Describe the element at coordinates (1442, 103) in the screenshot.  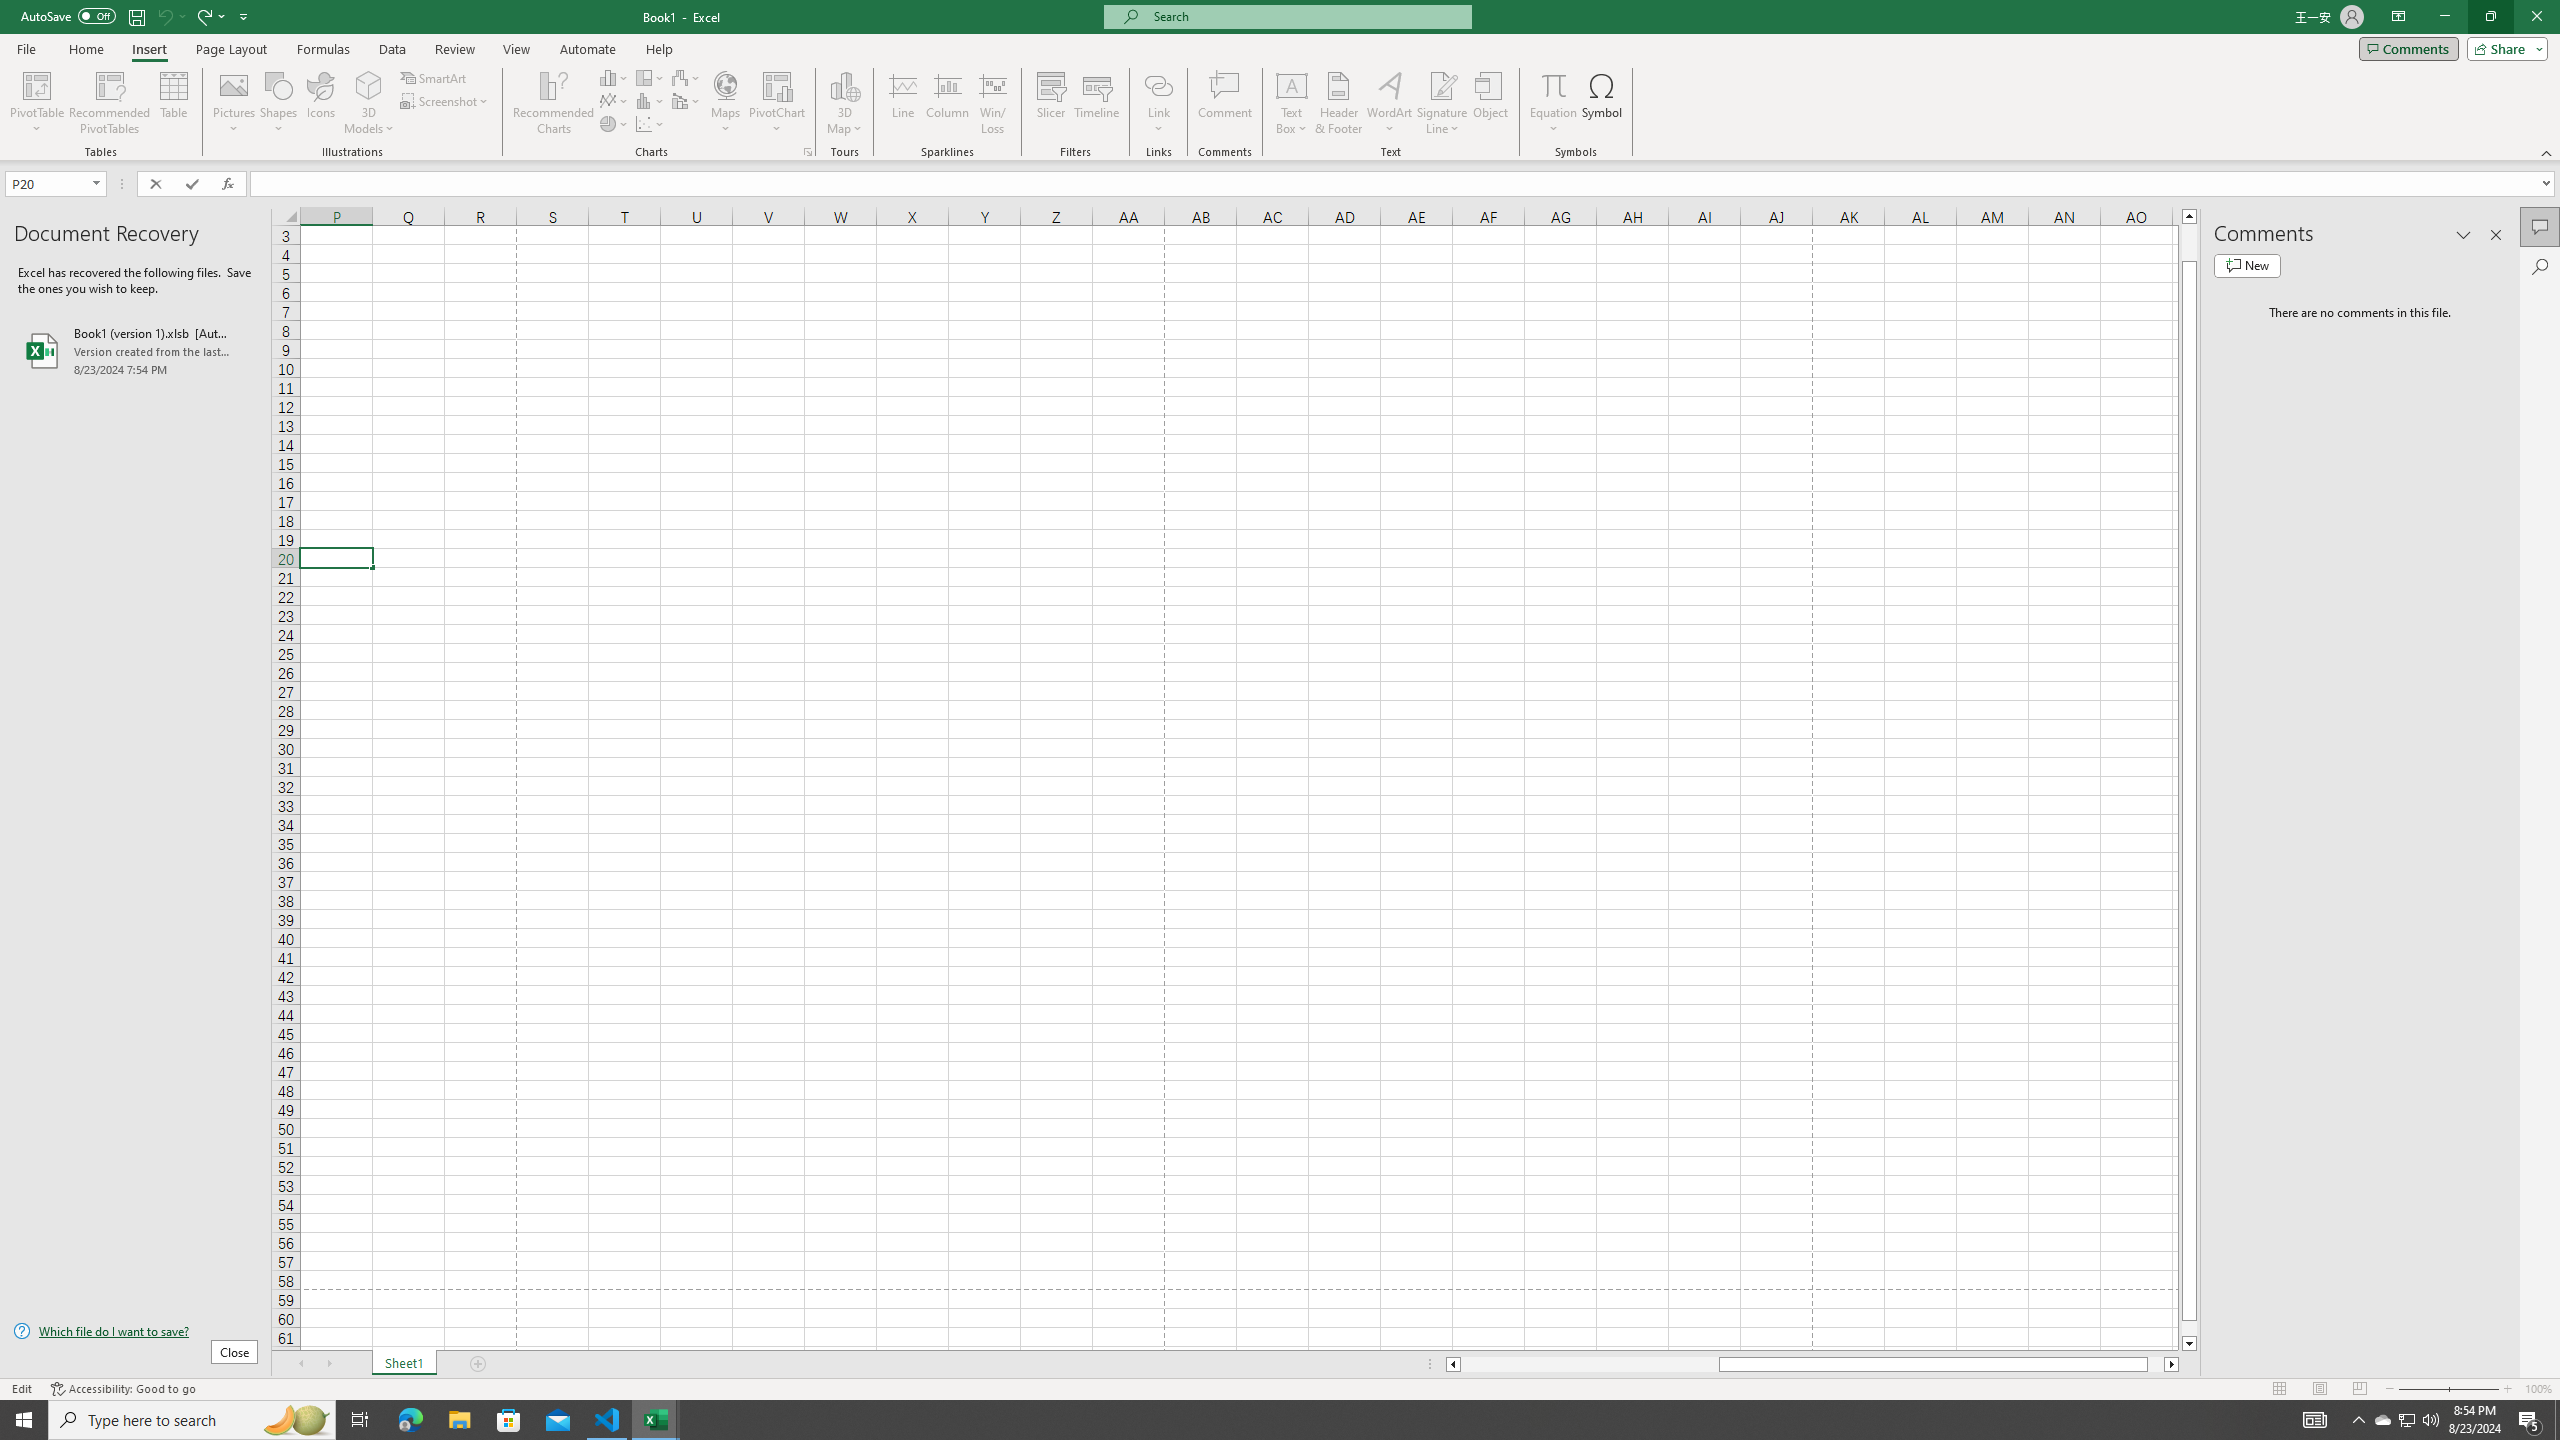
I see `'Signature Line'` at that location.